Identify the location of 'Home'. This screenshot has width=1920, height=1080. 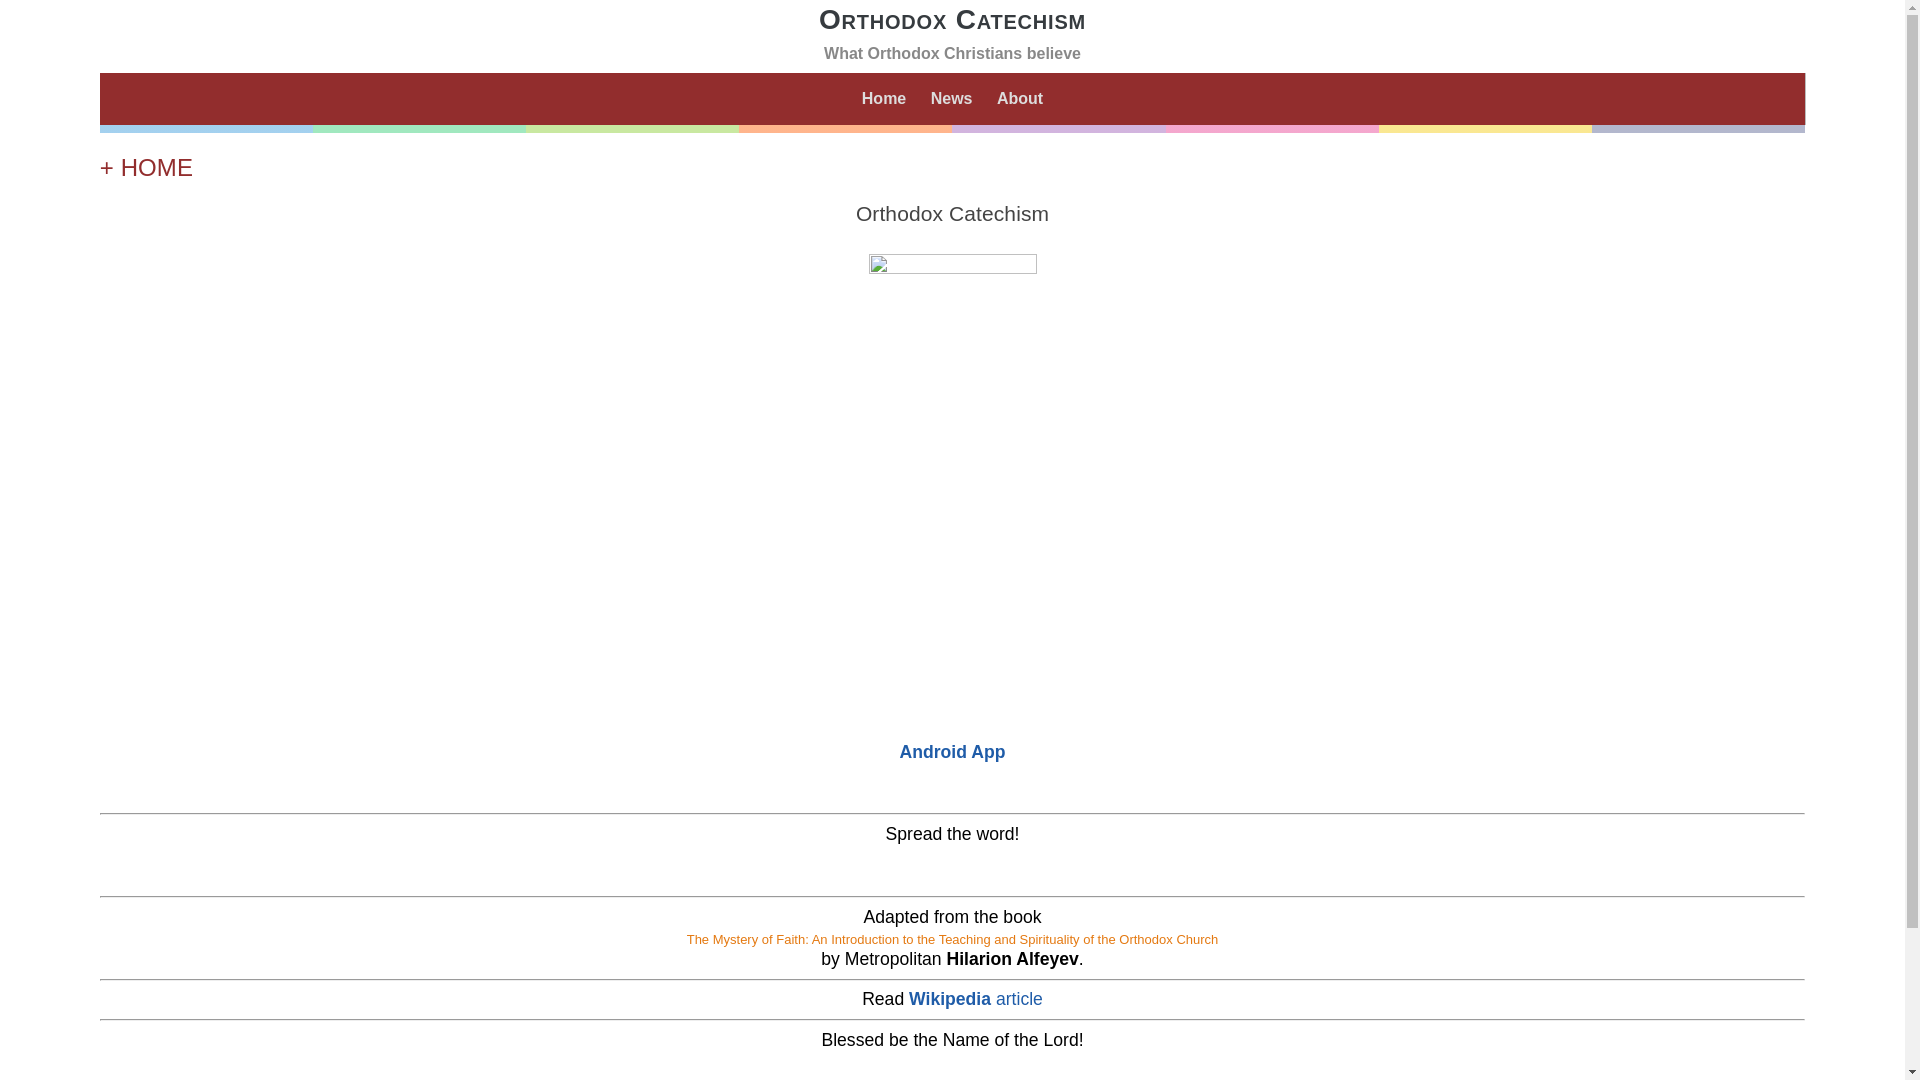
(882, 99).